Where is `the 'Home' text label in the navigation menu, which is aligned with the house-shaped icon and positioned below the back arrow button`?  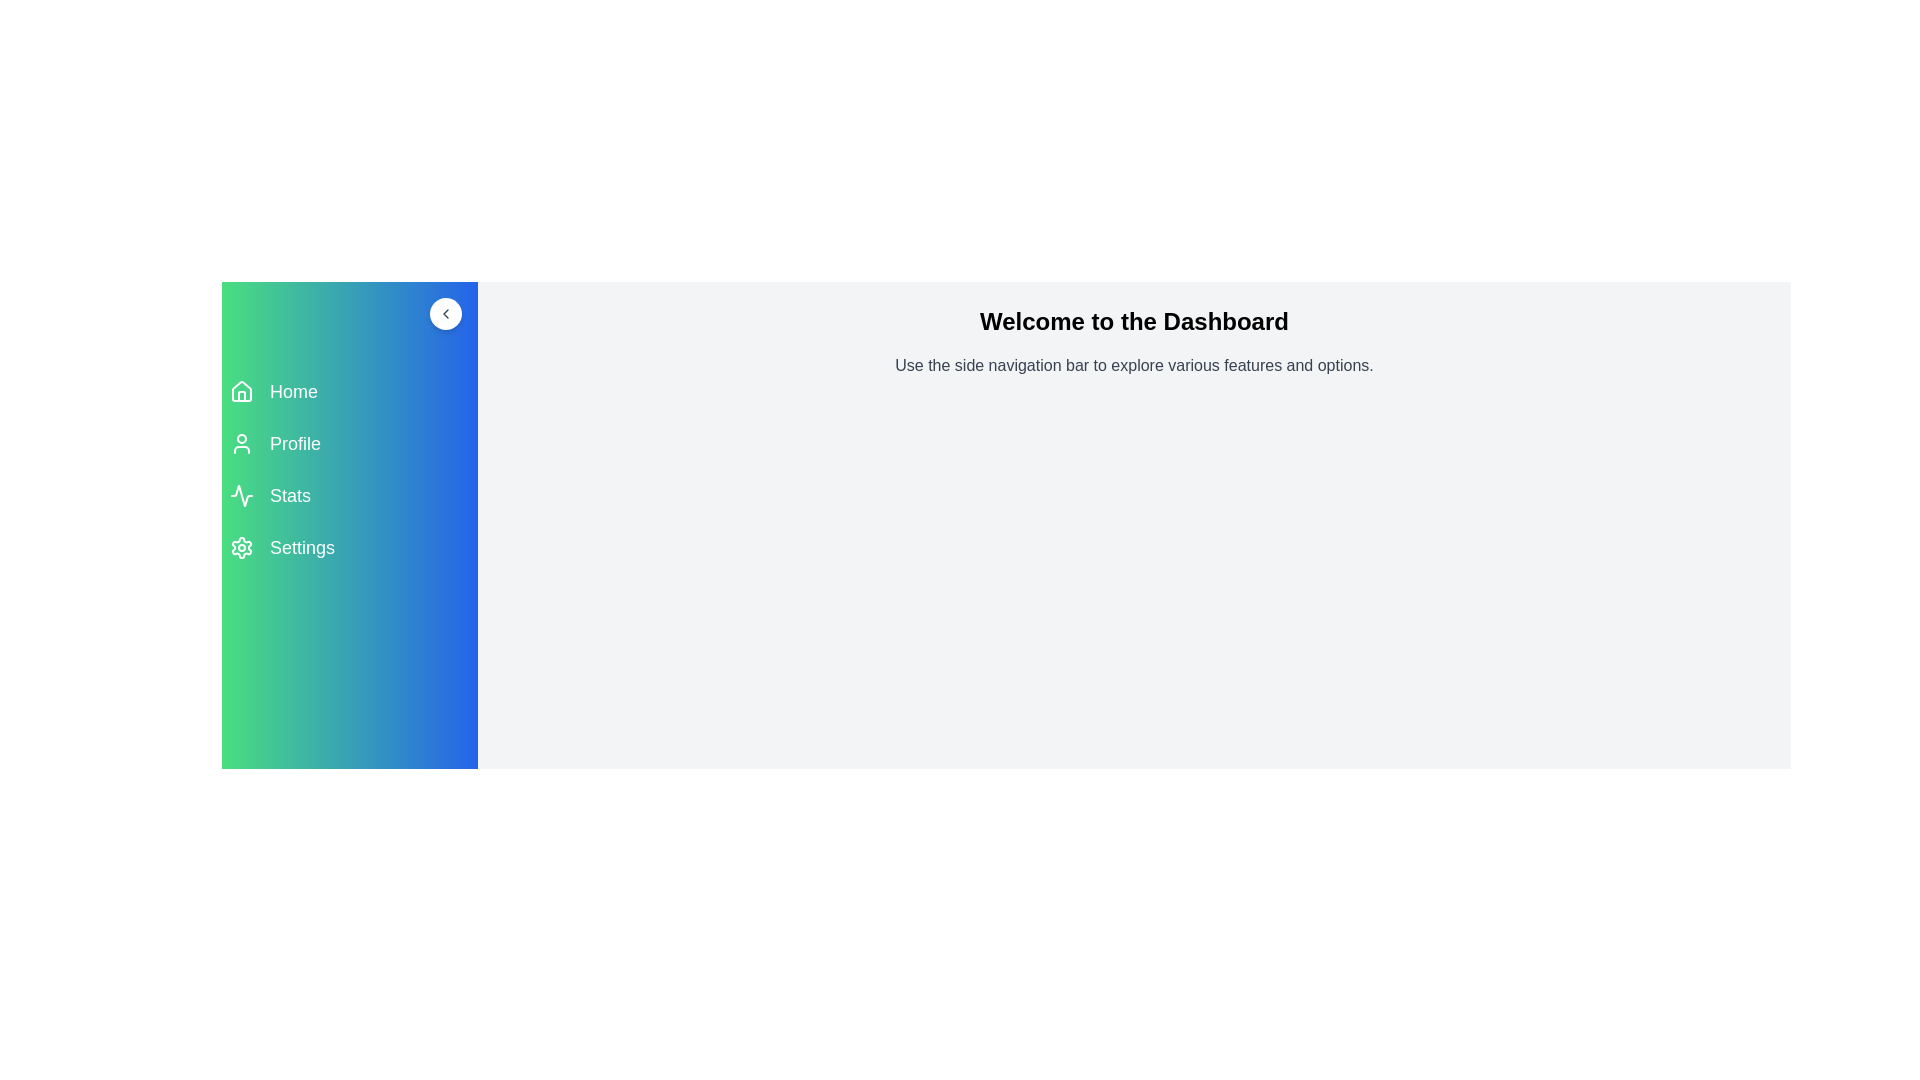 the 'Home' text label in the navigation menu, which is aligned with the house-shaped icon and positioned below the back arrow button is located at coordinates (292, 392).